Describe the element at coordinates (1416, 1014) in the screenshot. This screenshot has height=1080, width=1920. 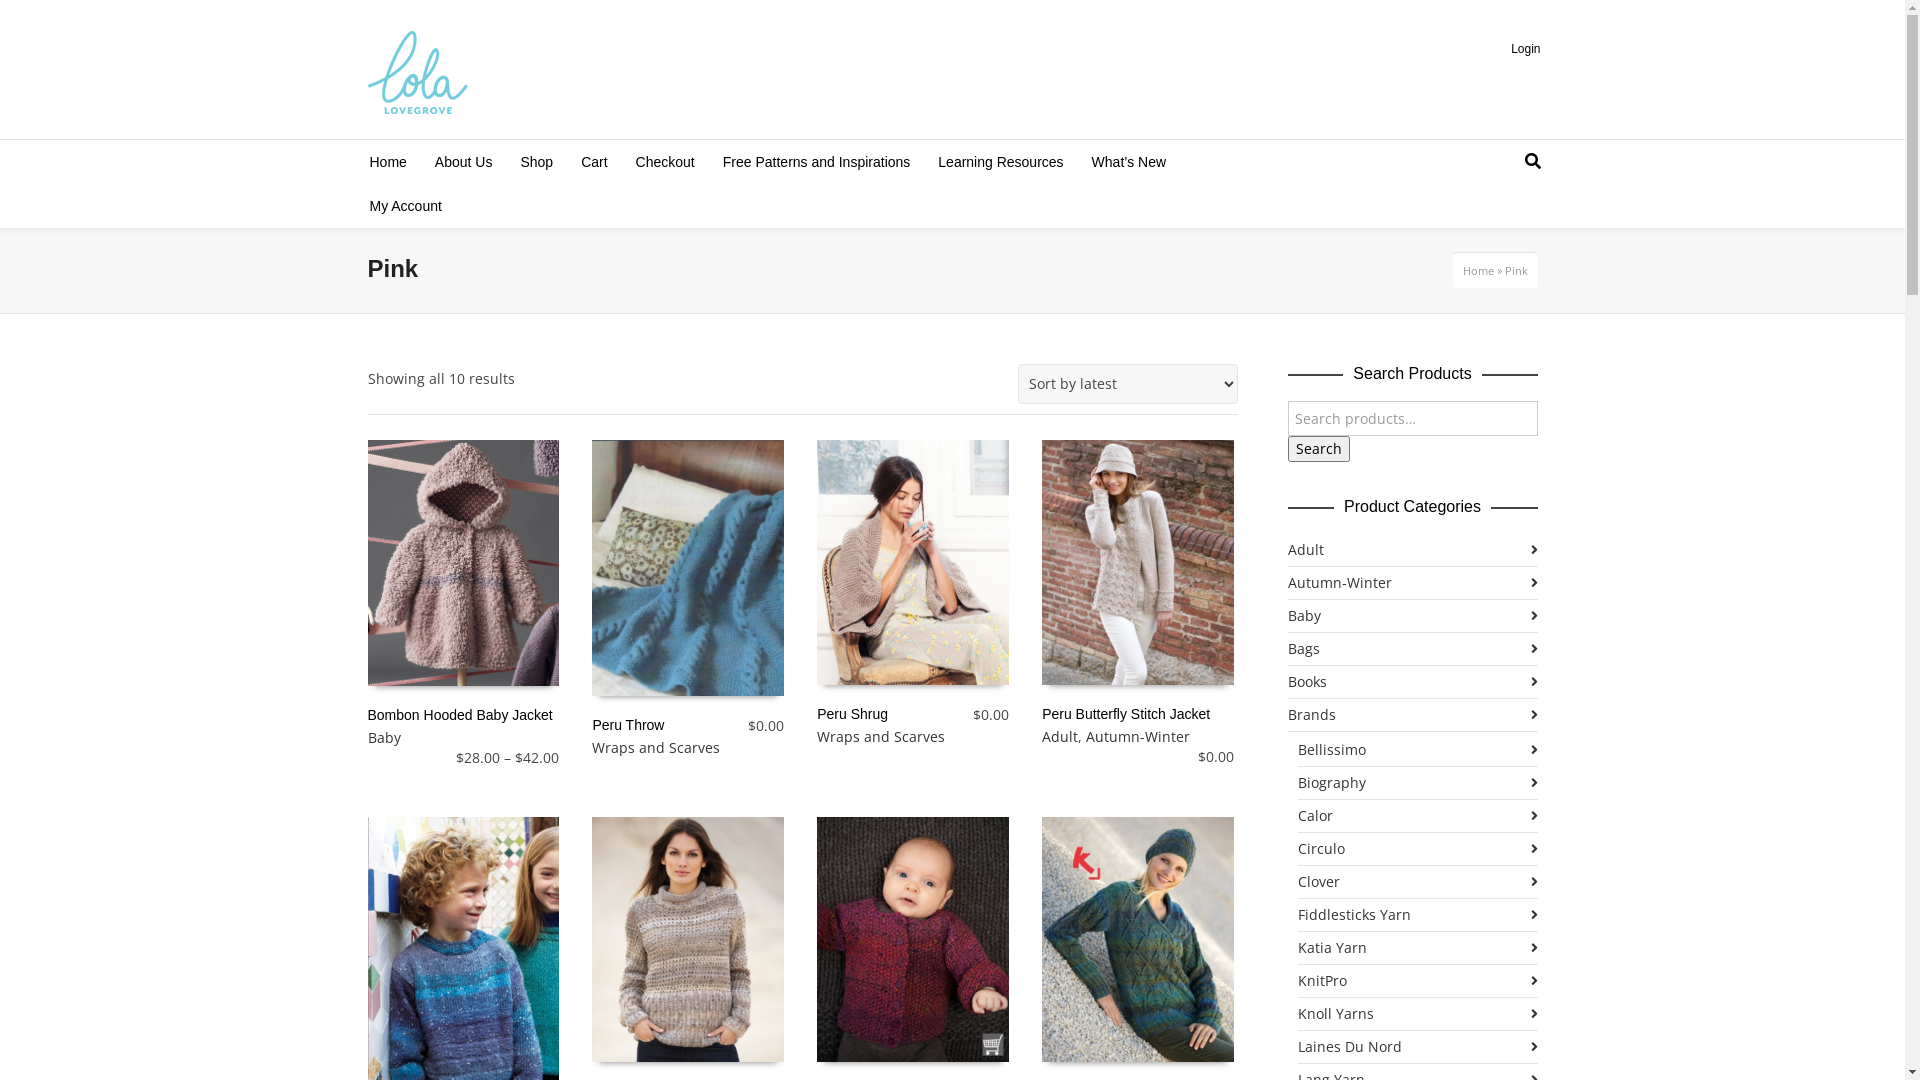
I see `'Knoll Yarns'` at that location.